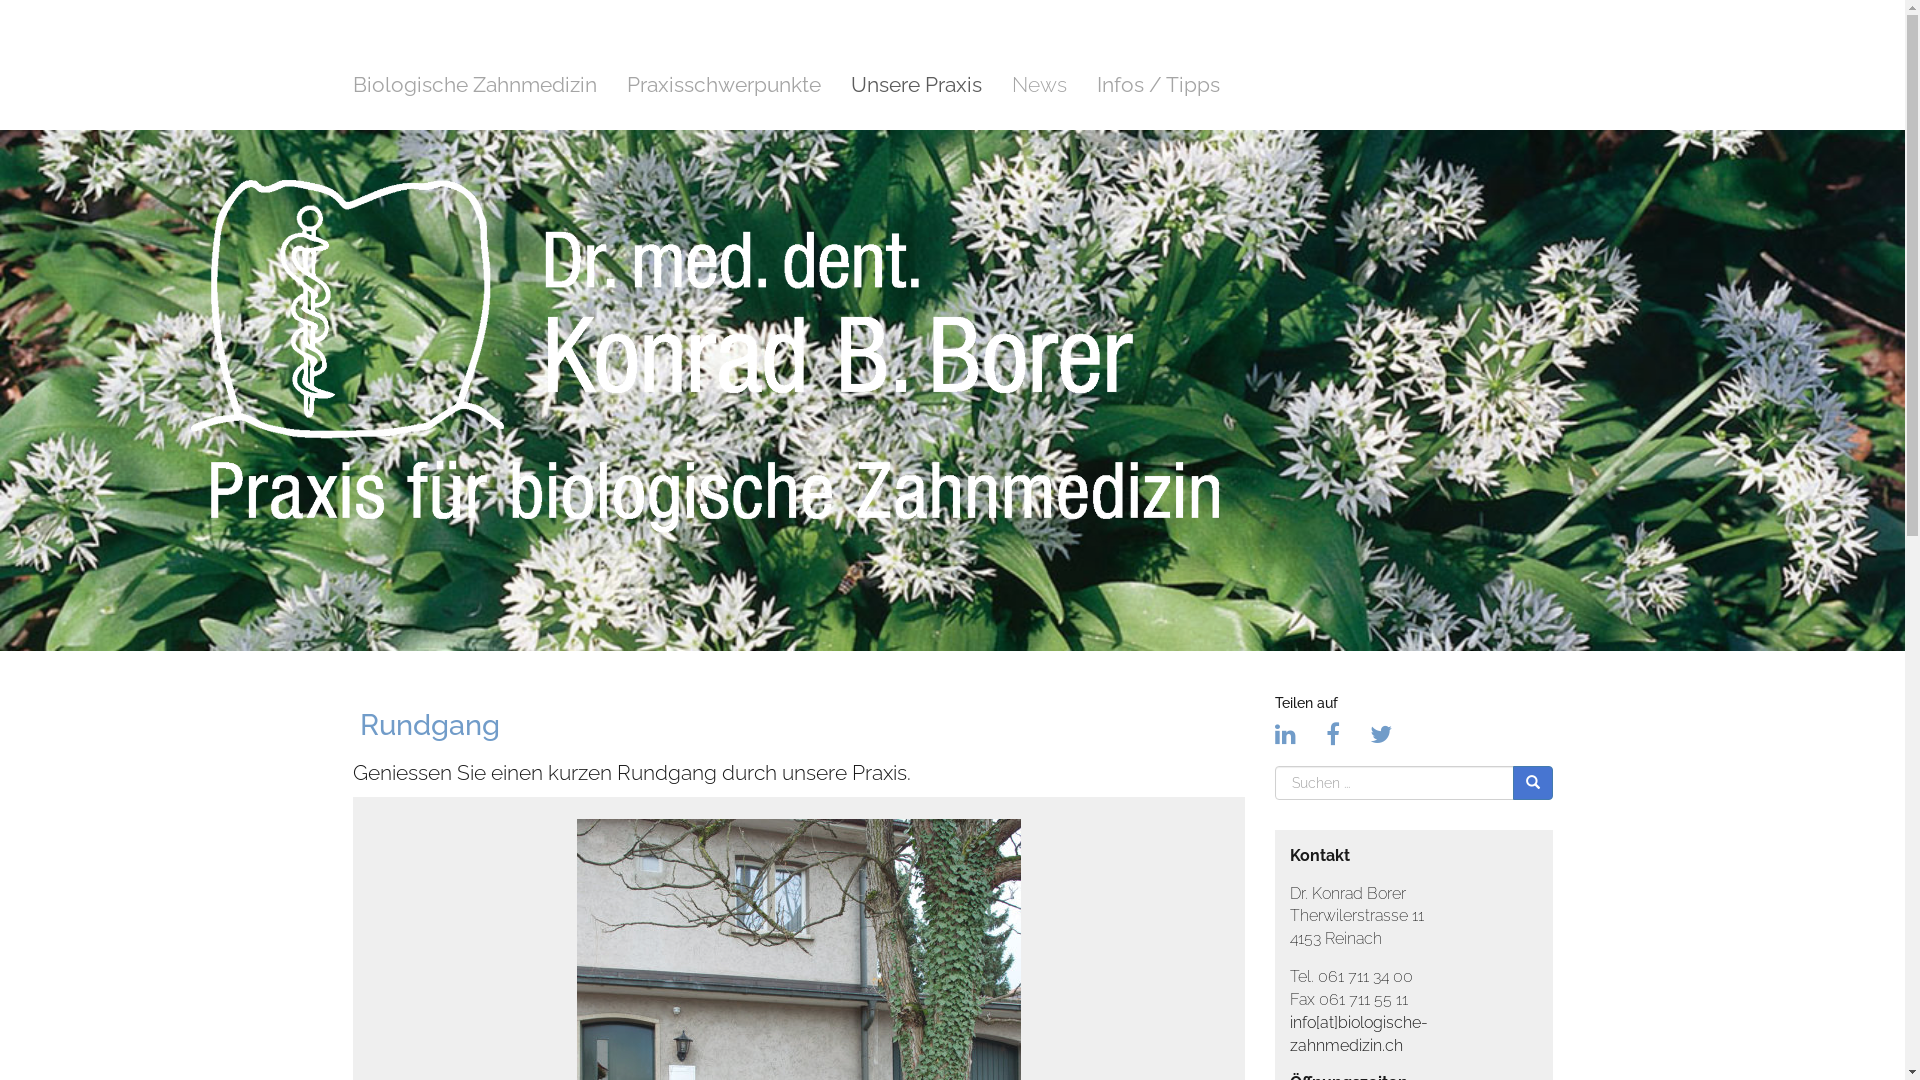 This screenshot has height=1080, width=1920. What do you see at coordinates (1290, 1033) in the screenshot?
I see `'info[at]biologische-zahnmedizin.ch'` at bounding box center [1290, 1033].